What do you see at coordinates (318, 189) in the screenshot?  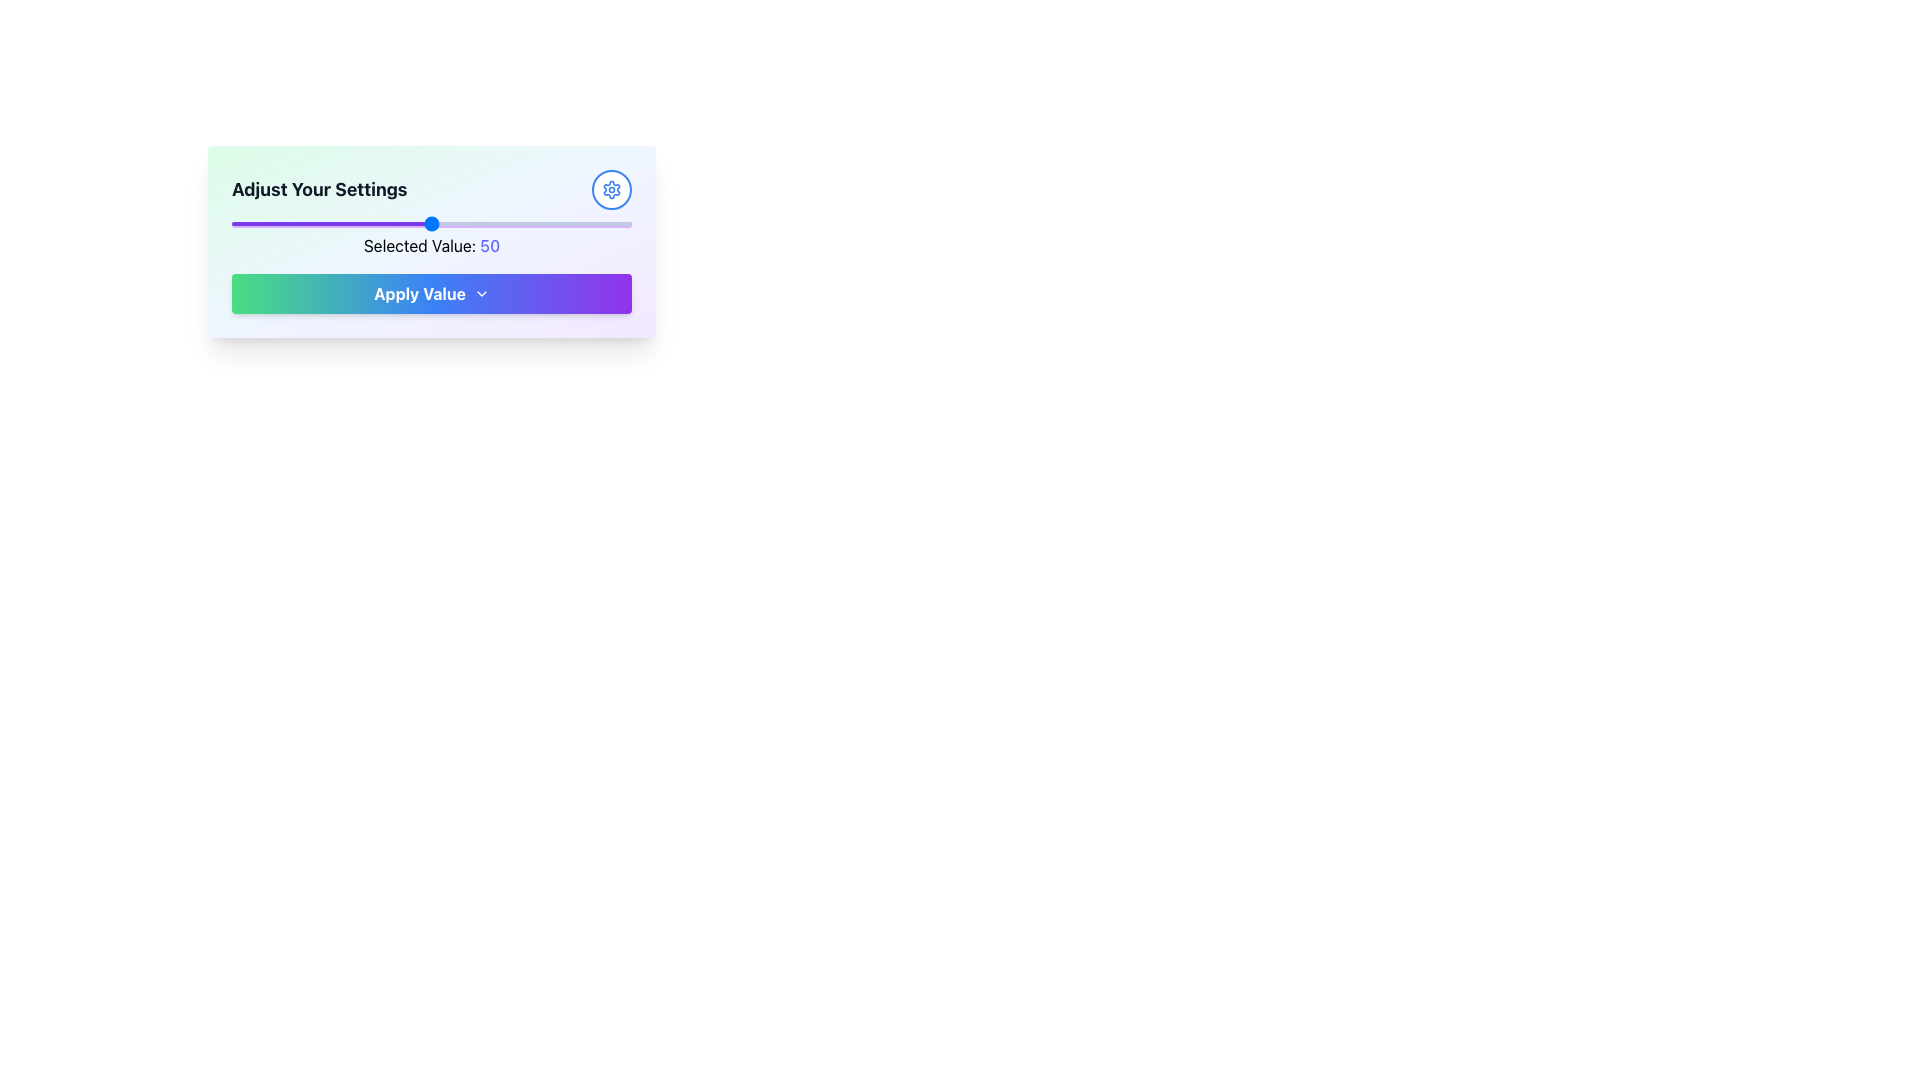 I see `text label that serves as a title or heading for the settings adjustment section, located at the top-left corner of the card layout` at bounding box center [318, 189].